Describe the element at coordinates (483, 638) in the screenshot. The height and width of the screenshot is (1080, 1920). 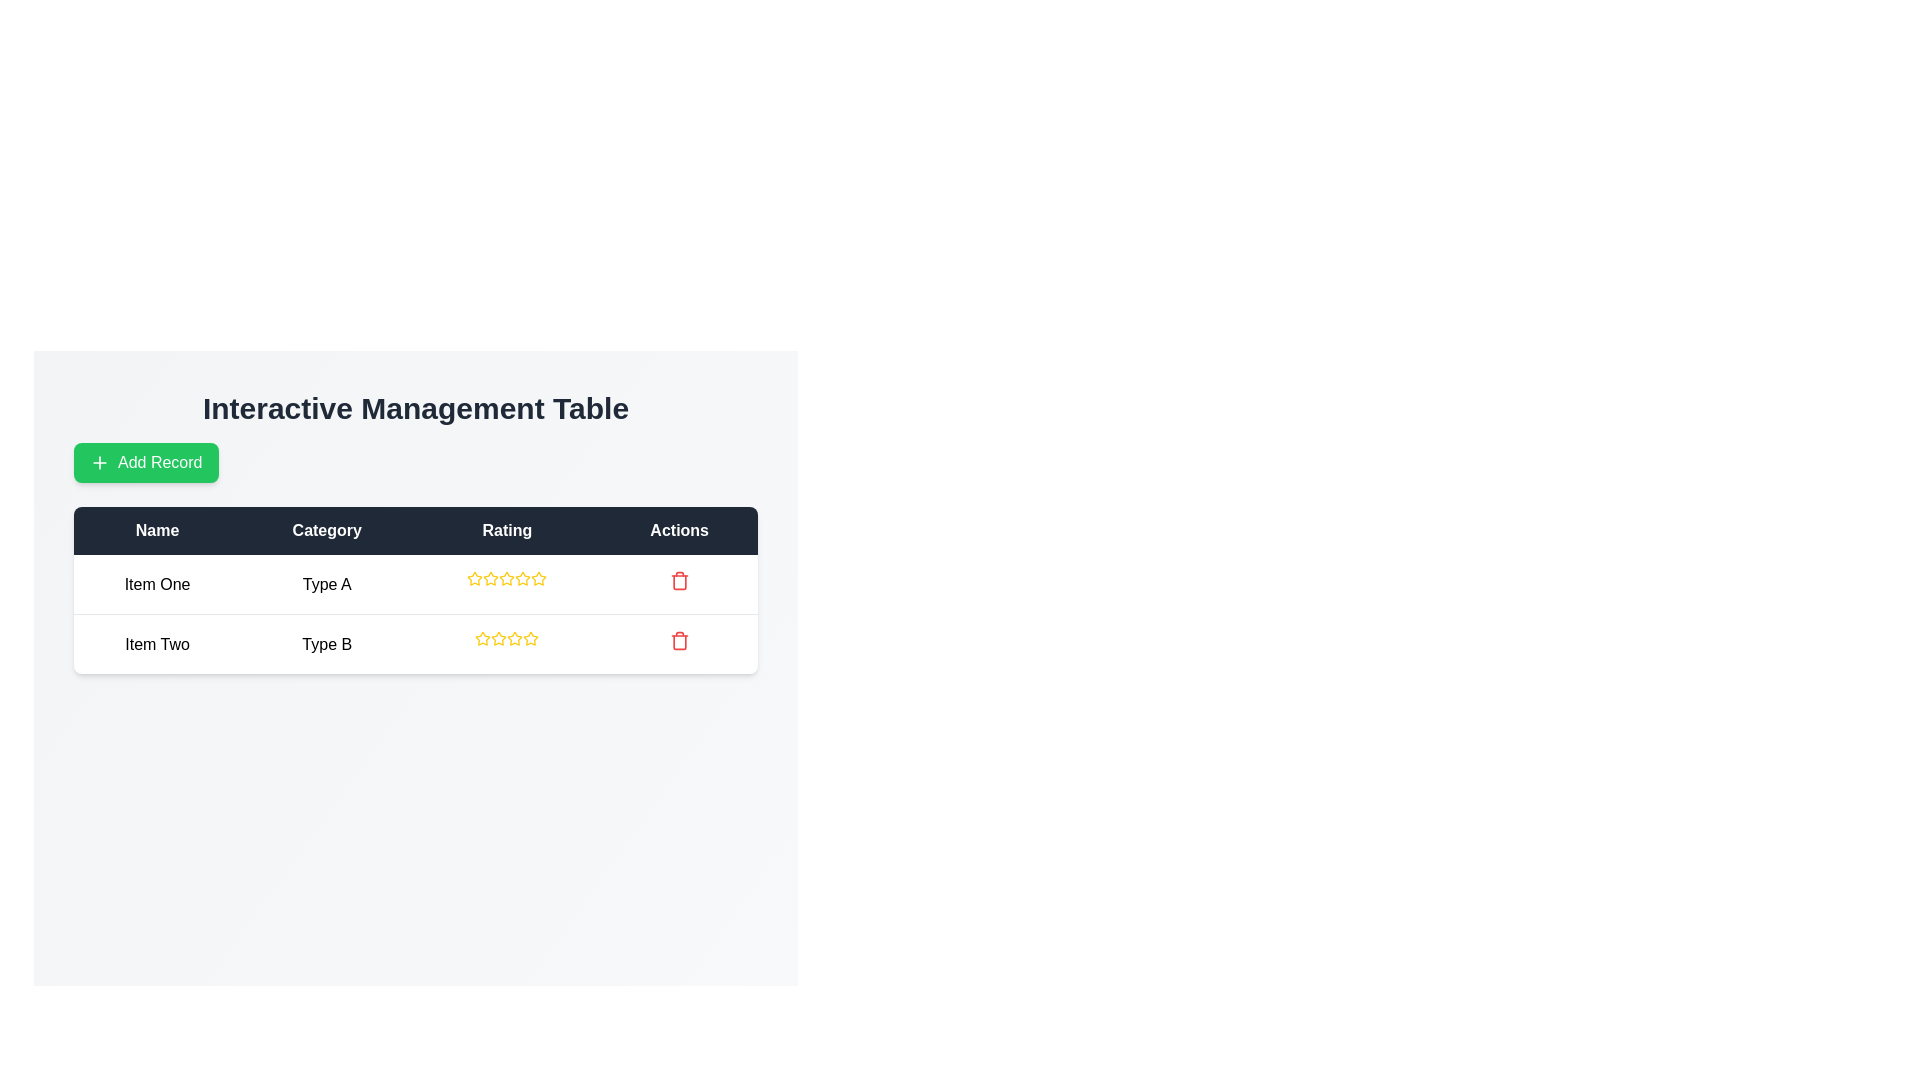
I see `the active star icon representing the first rating for 'Item Two'` at that location.